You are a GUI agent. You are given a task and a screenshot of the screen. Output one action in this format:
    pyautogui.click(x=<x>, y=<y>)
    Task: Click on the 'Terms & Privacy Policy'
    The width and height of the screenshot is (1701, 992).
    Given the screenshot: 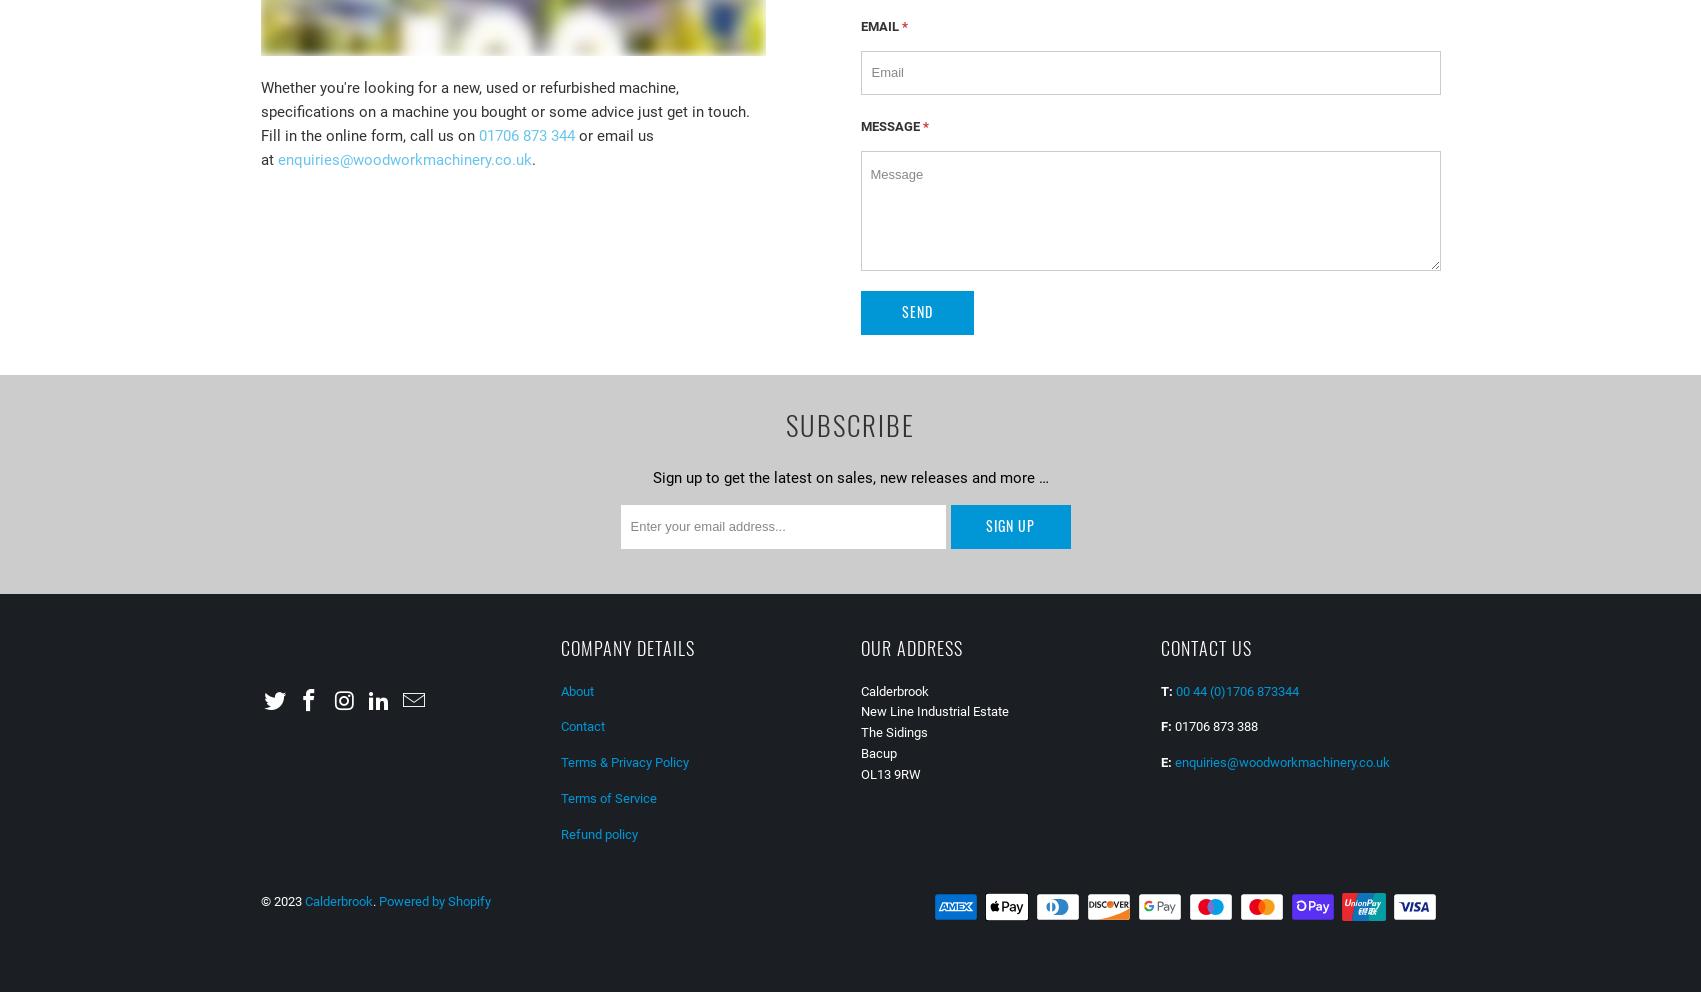 What is the action you would take?
    pyautogui.click(x=622, y=761)
    